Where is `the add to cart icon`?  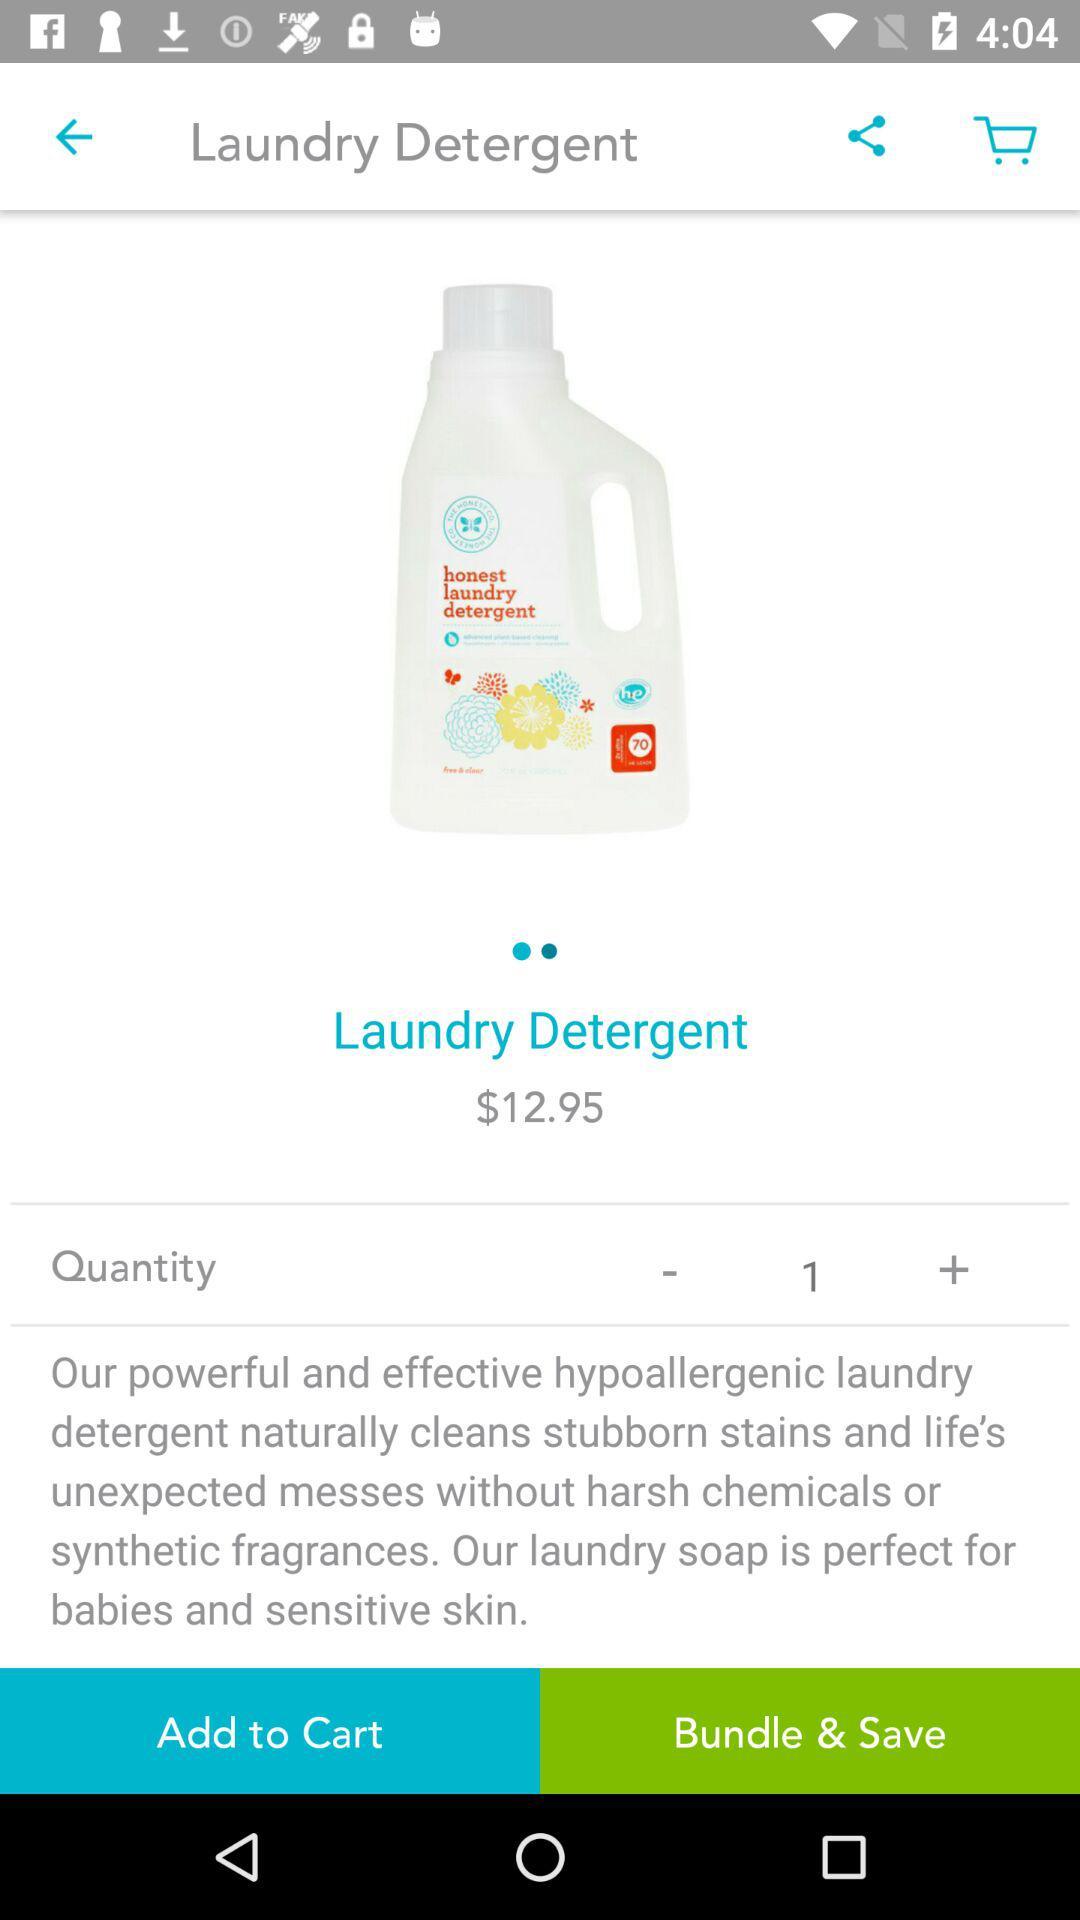
the add to cart icon is located at coordinates (270, 1730).